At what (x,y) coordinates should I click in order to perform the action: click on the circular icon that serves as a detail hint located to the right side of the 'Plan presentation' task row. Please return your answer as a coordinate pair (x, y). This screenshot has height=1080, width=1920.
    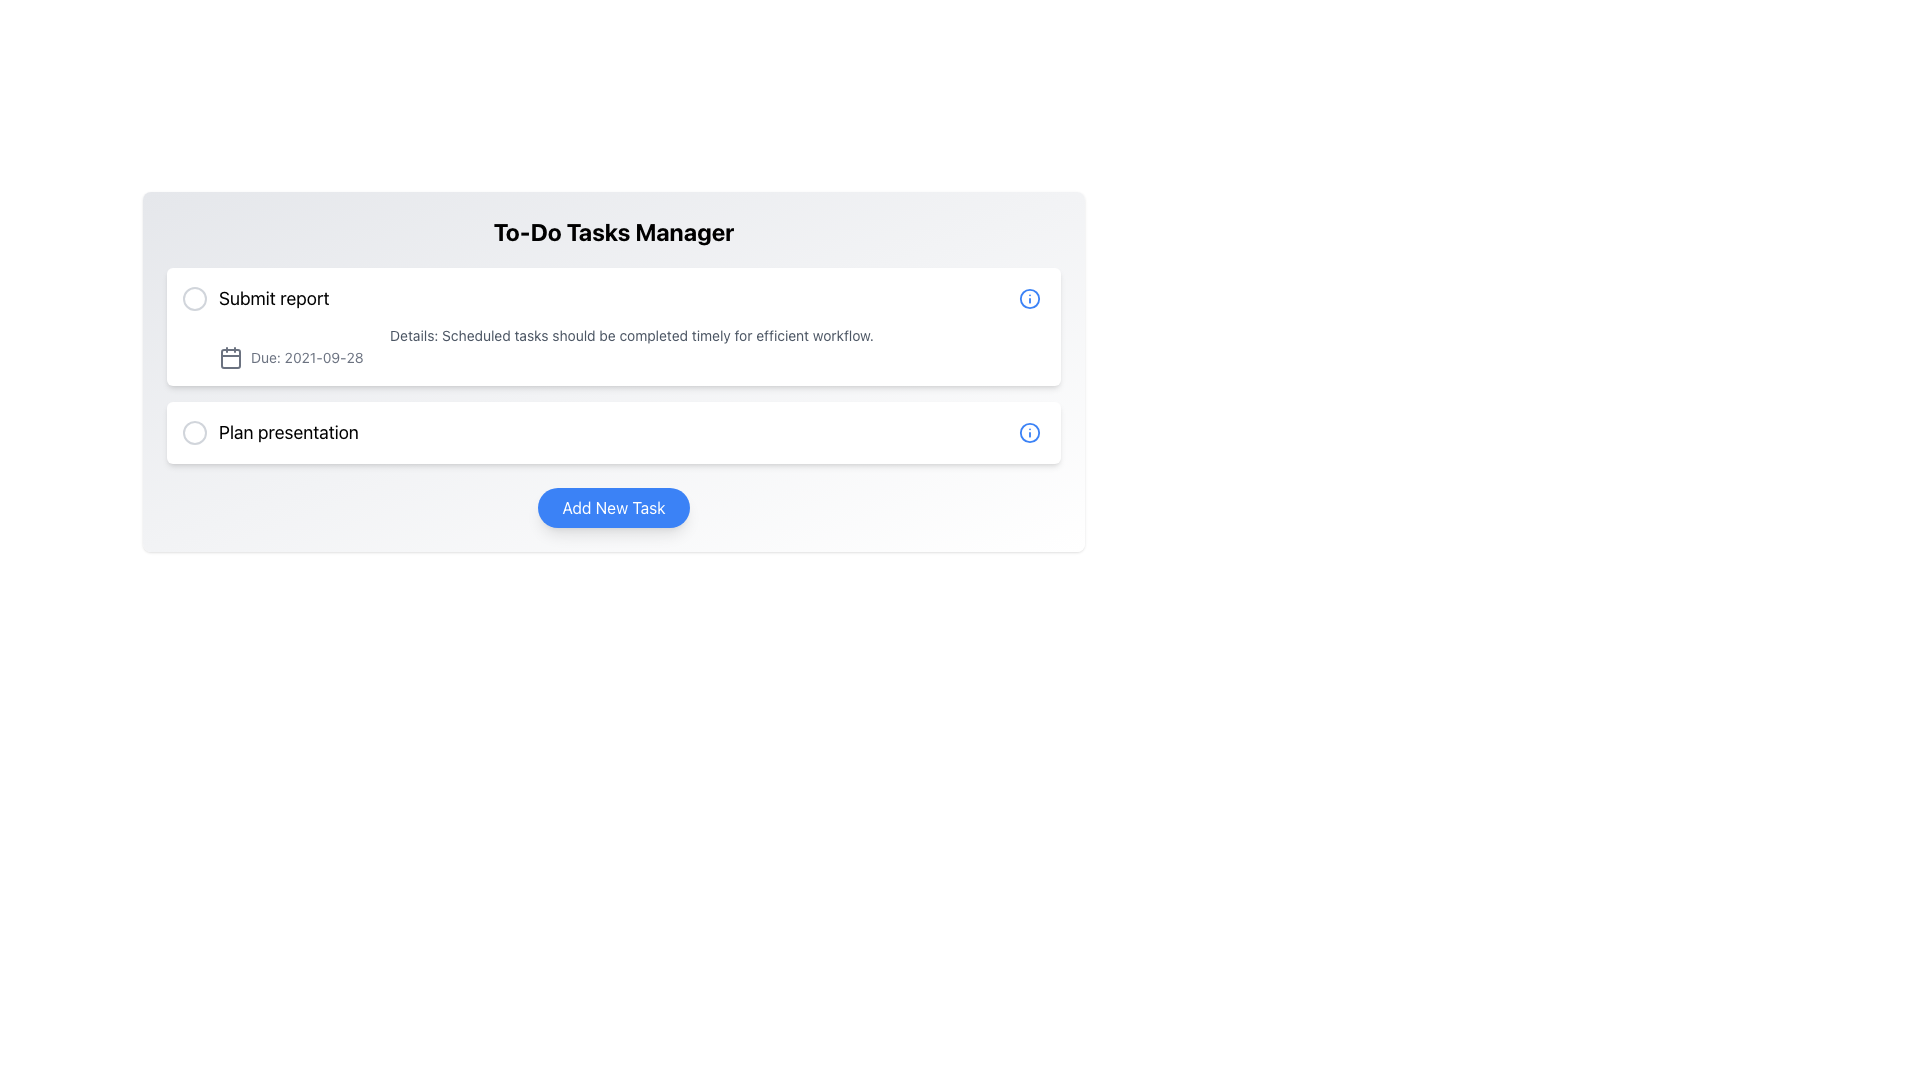
    Looking at the image, I should click on (1030, 431).